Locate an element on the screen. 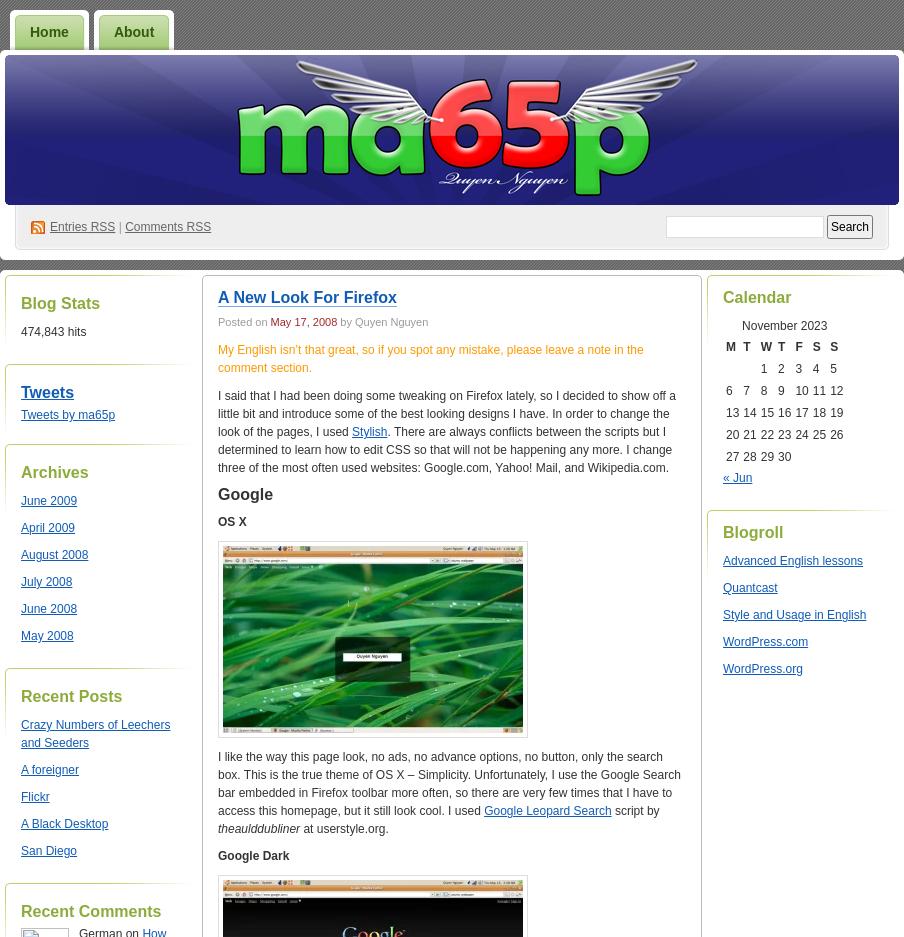  '20' is located at coordinates (731, 433).